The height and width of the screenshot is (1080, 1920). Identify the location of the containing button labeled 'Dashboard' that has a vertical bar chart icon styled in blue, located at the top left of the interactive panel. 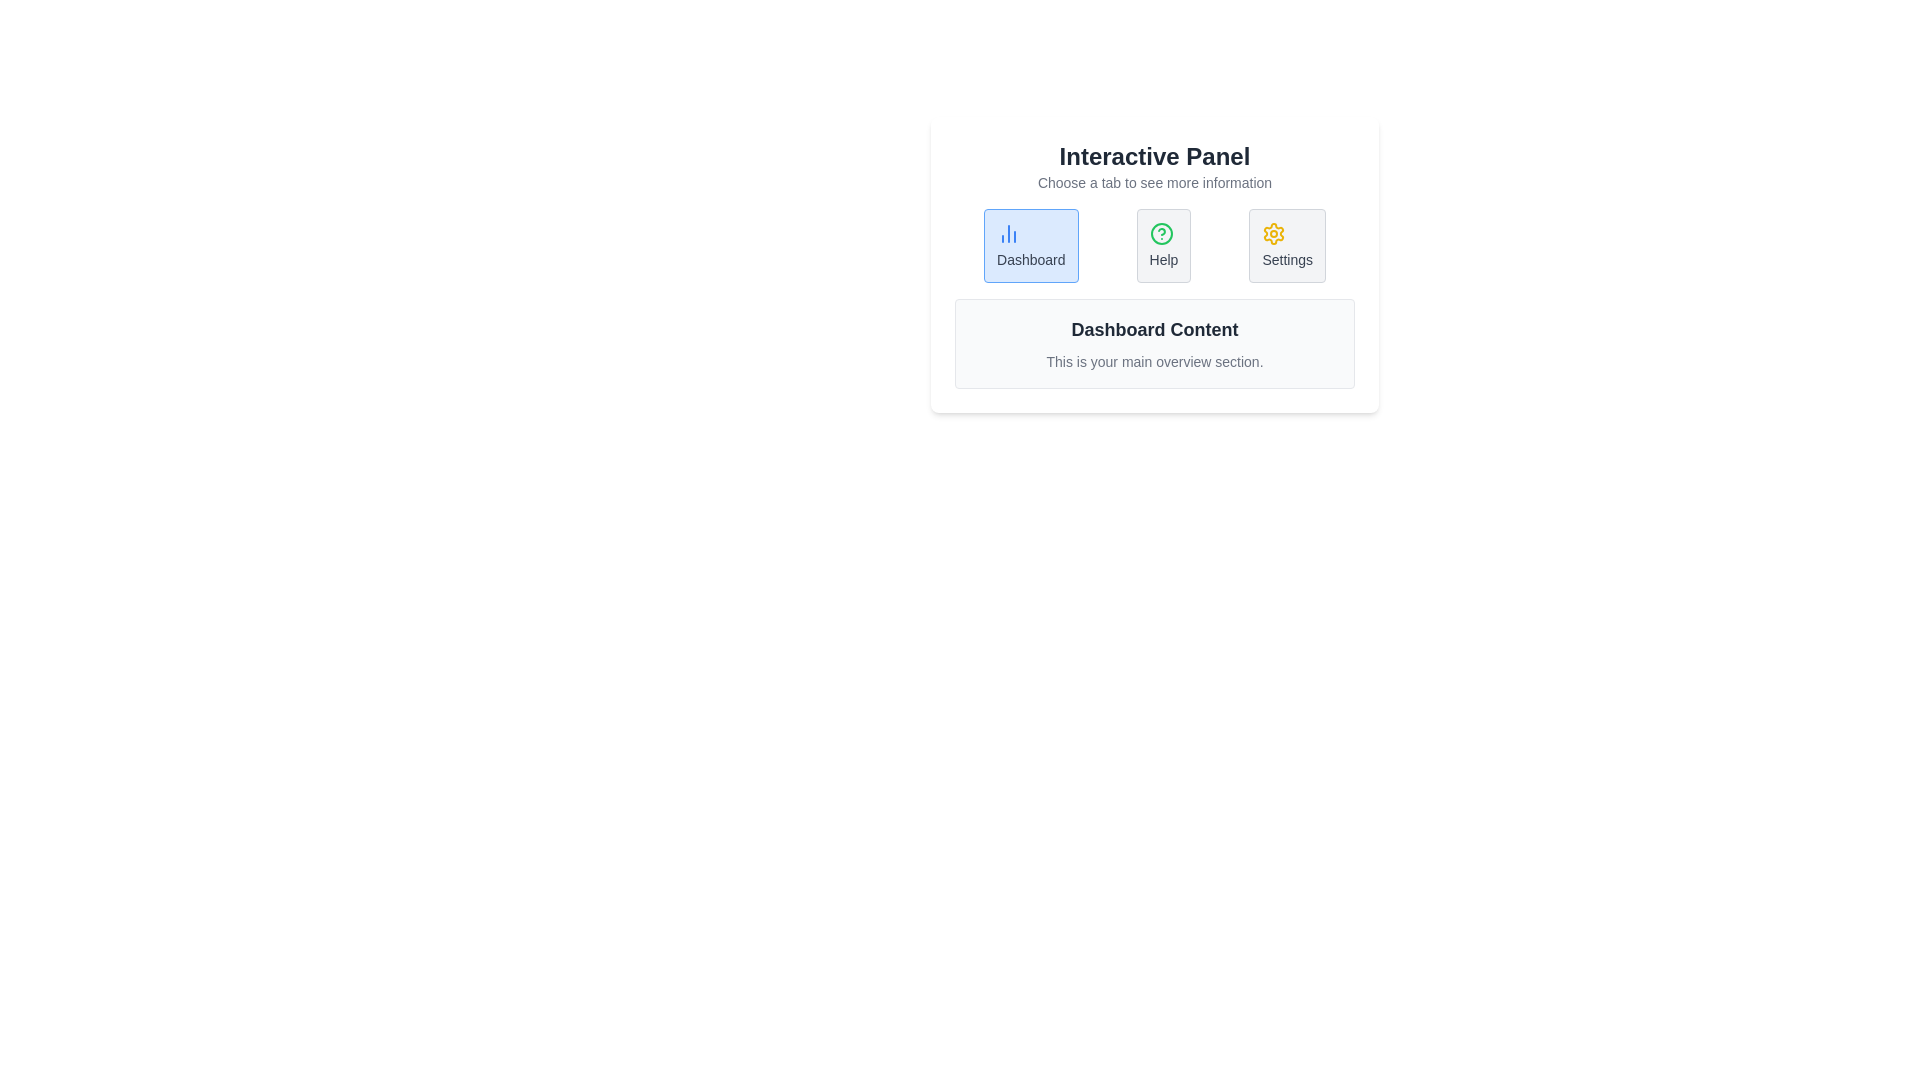
(1008, 233).